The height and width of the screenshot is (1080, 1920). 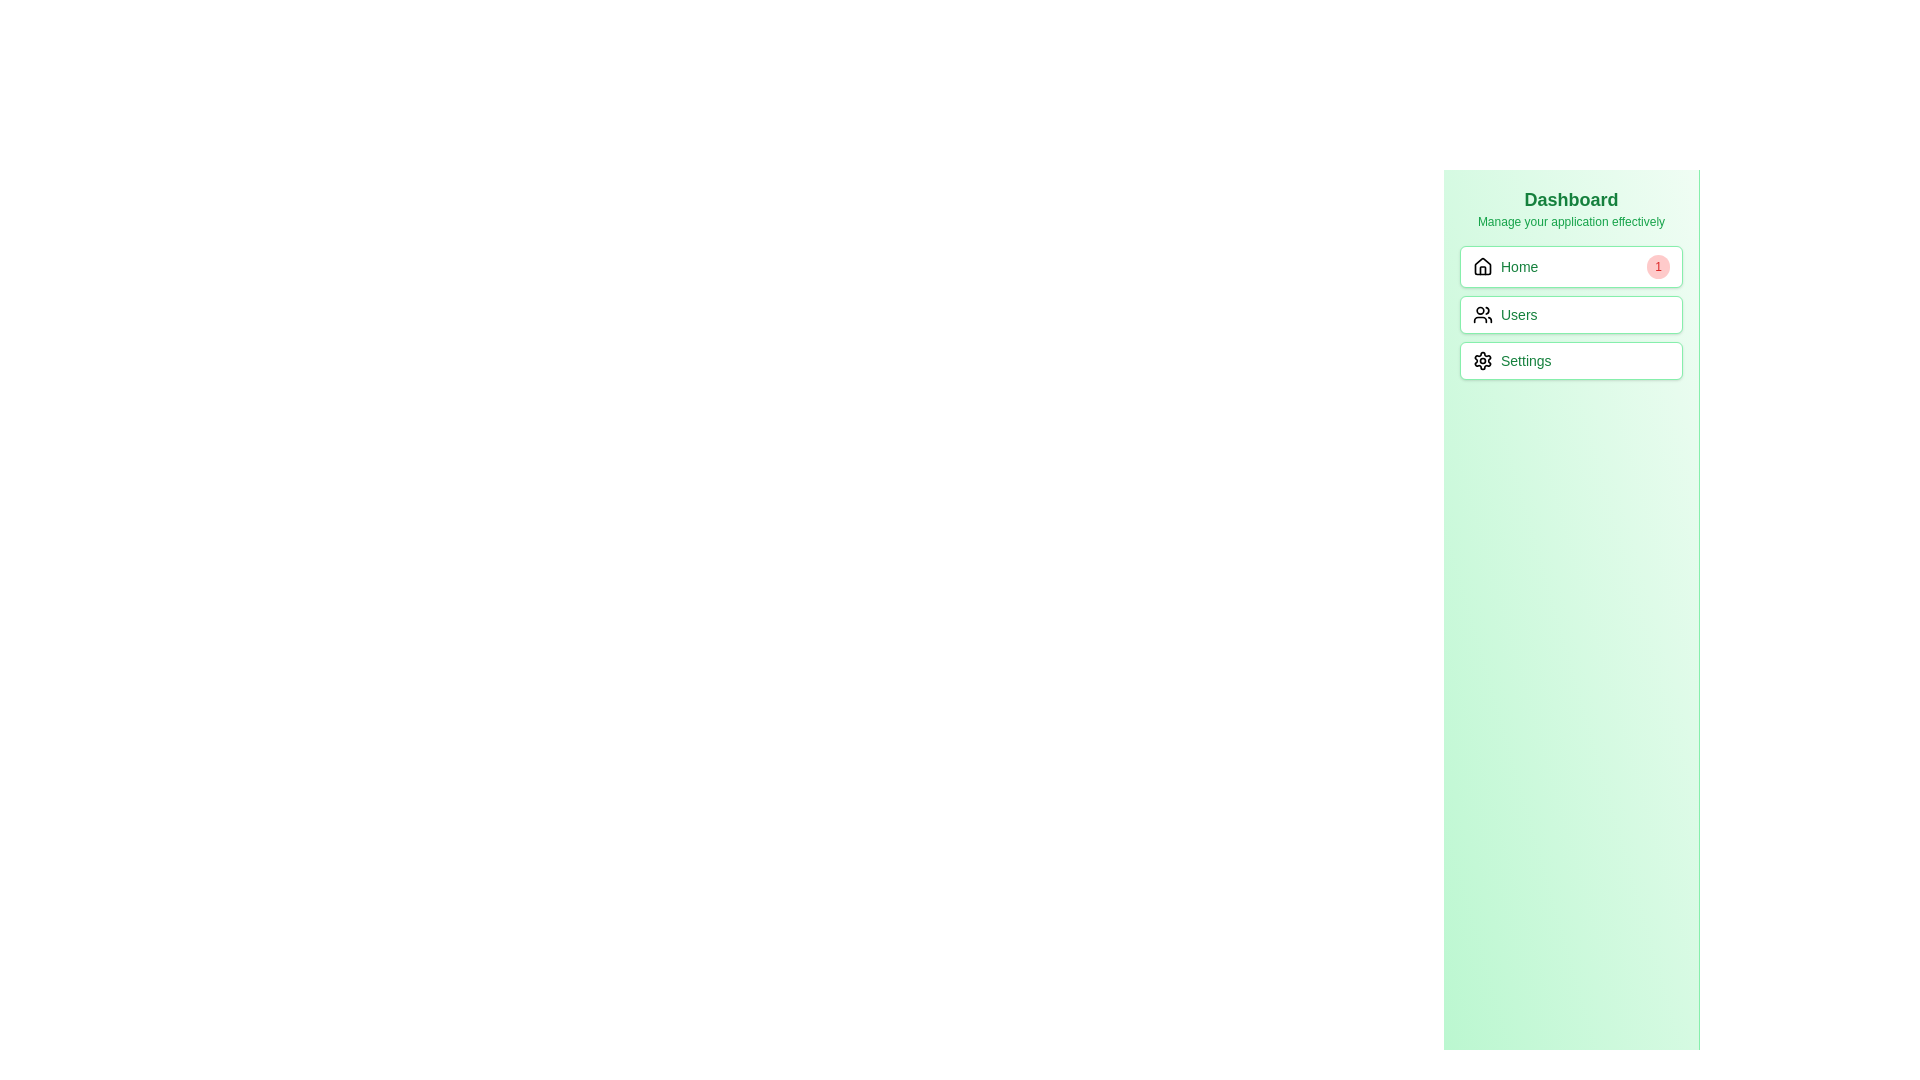 I want to click on the 'Home' icon in the navigation menu, so click(x=1483, y=265).